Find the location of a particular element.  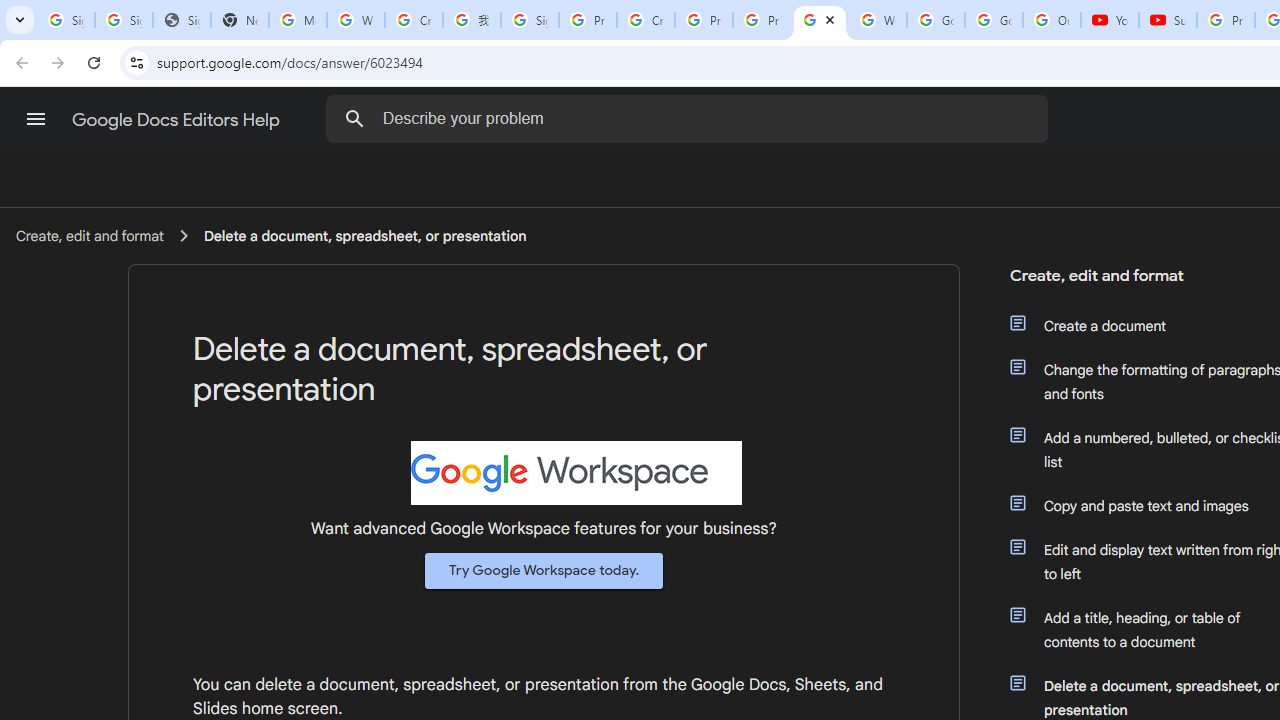

'Who is my administrator? - Google Account Help' is located at coordinates (355, 20).